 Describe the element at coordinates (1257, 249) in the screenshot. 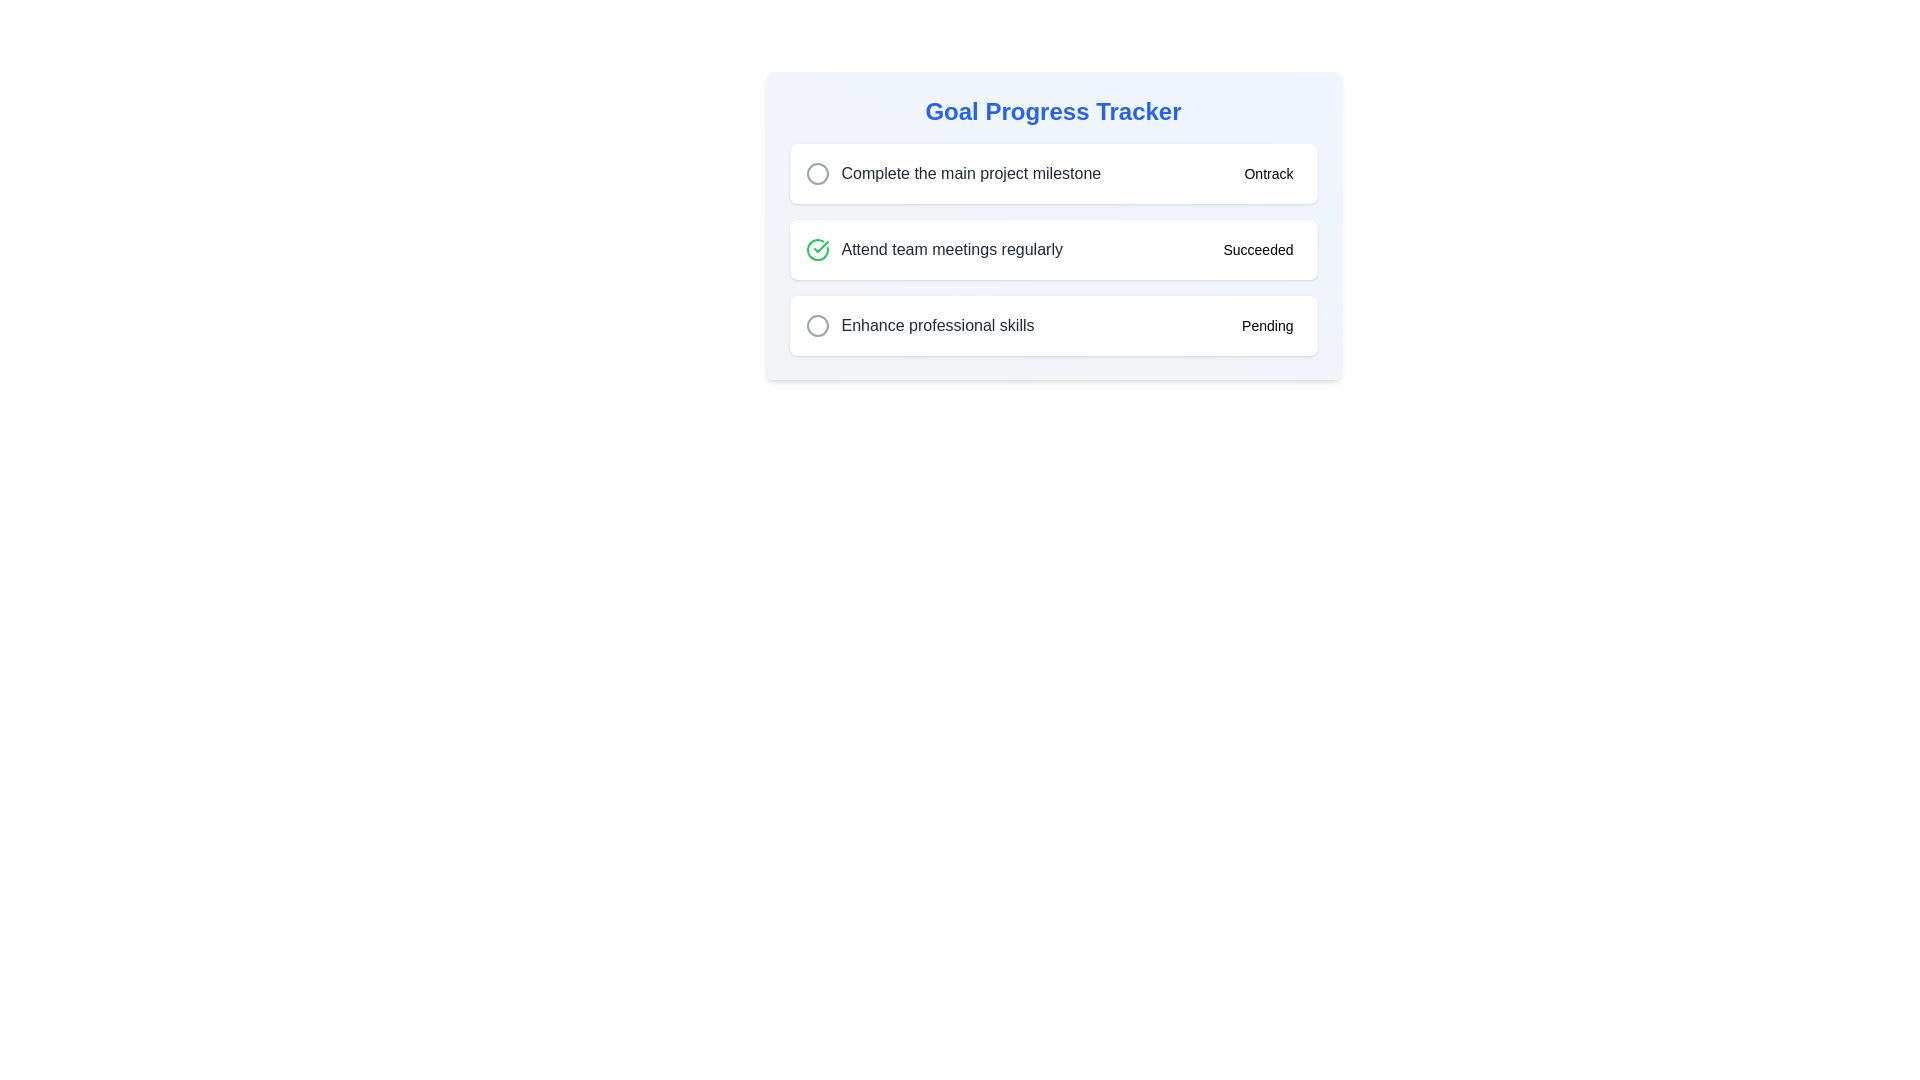

I see `the status badge indicating successful completion of the task 'Attend team meetings regularly' located in the second row of a vertical list` at that location.